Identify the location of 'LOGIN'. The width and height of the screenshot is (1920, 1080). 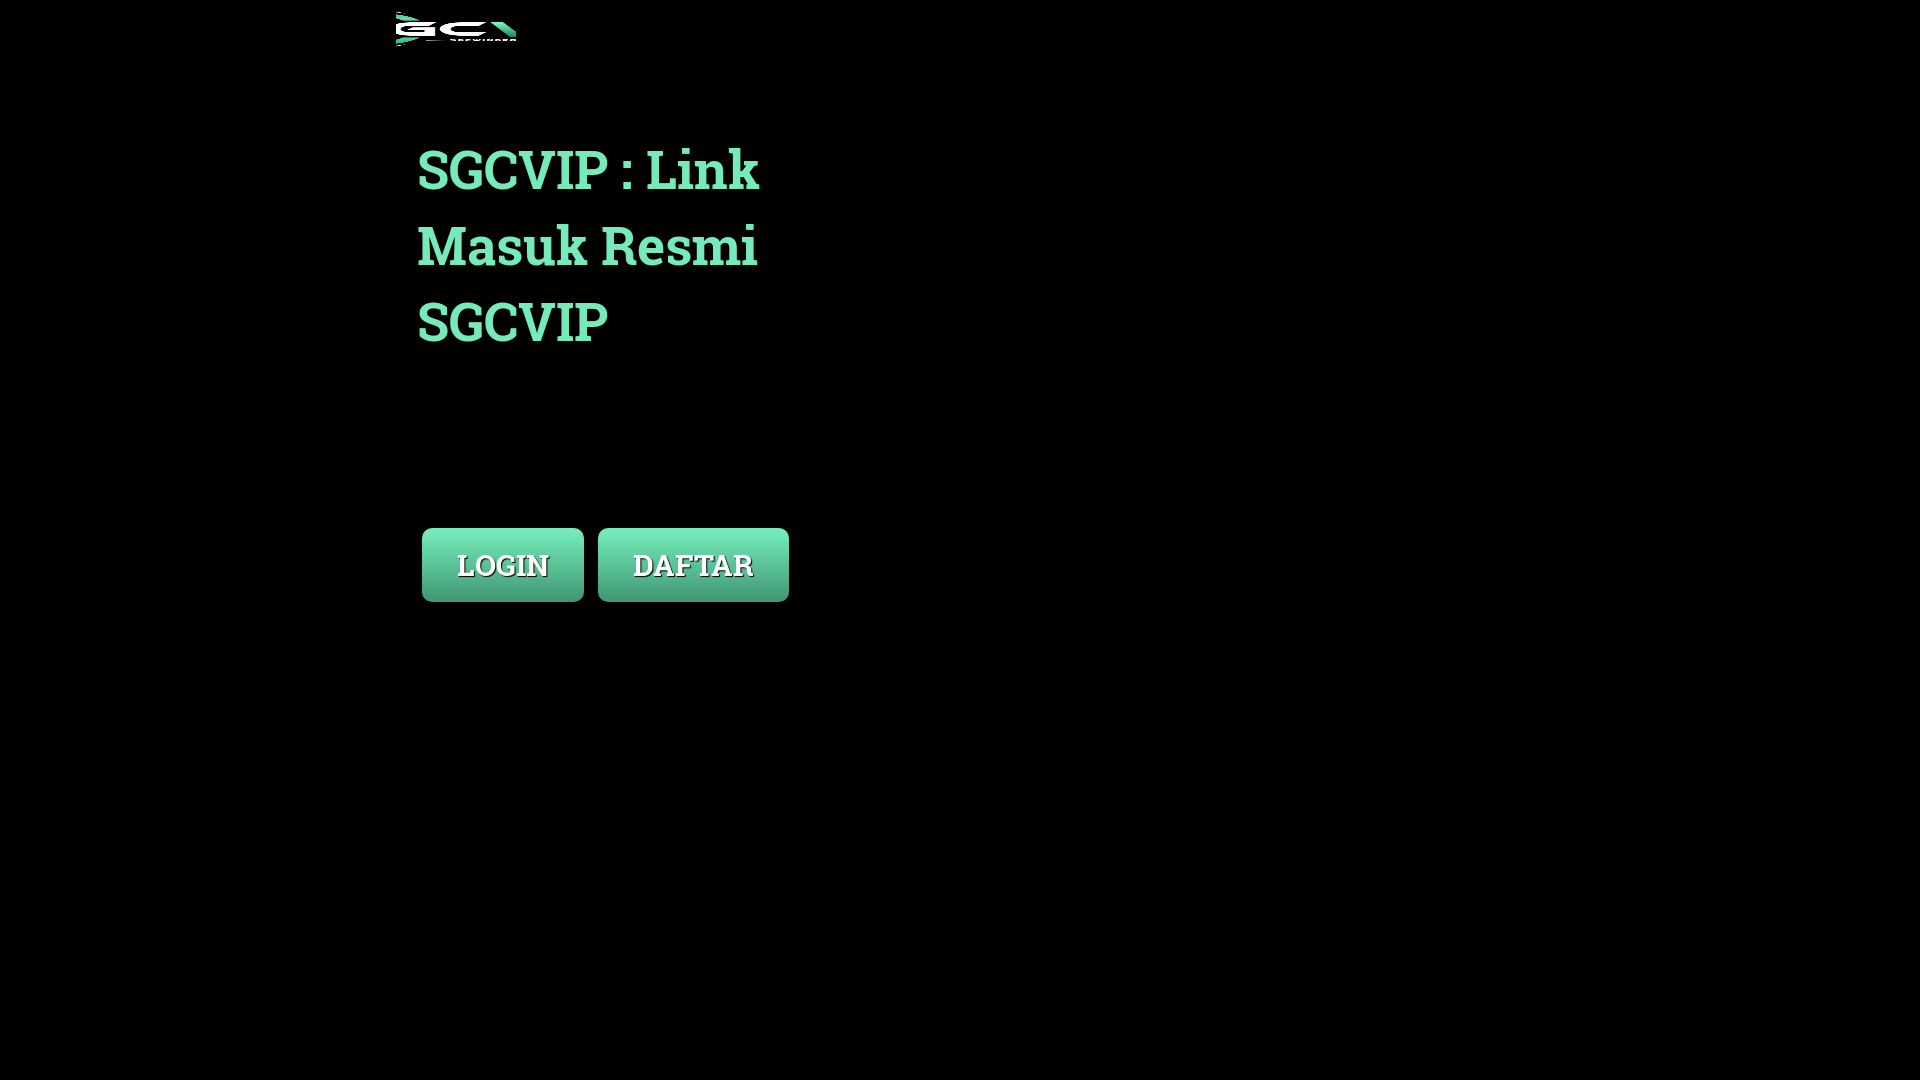
(503, 564).